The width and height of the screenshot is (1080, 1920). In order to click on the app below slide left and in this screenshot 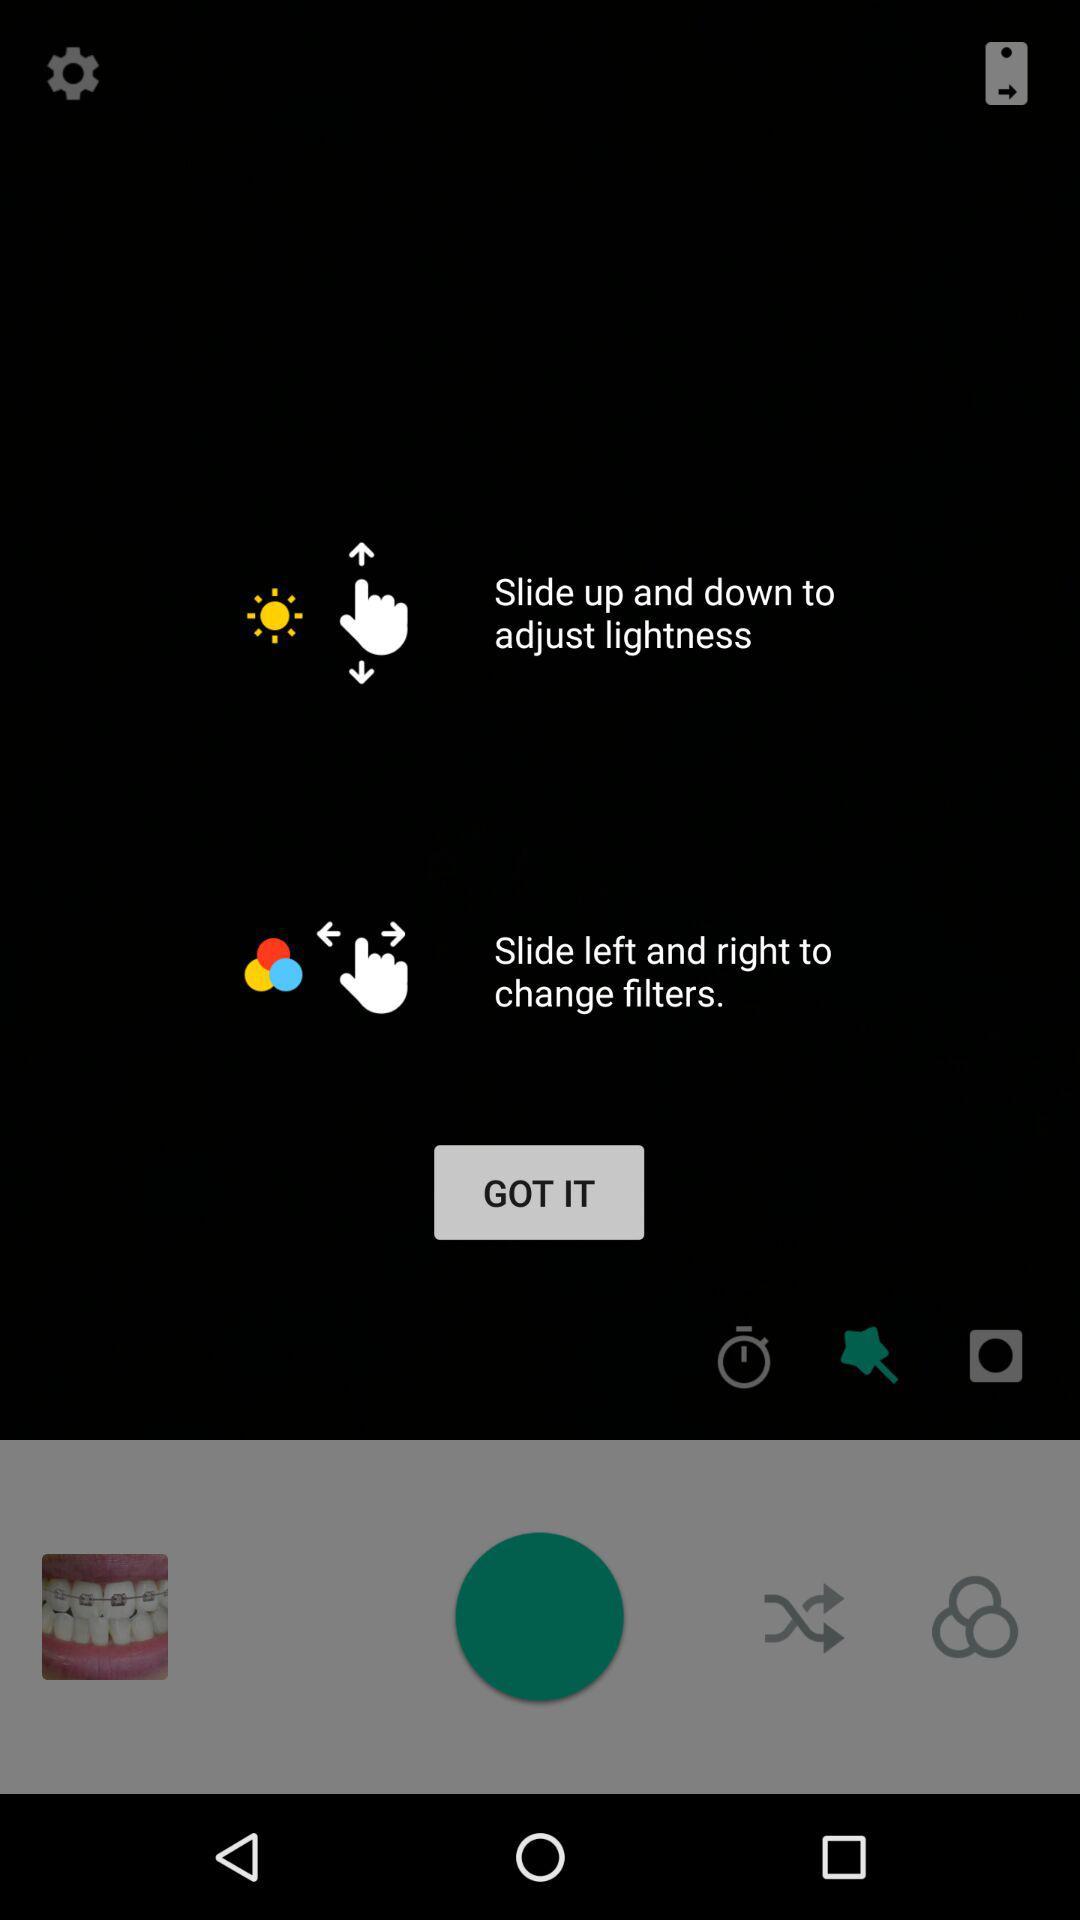, I will do `click(744, 1355)`.